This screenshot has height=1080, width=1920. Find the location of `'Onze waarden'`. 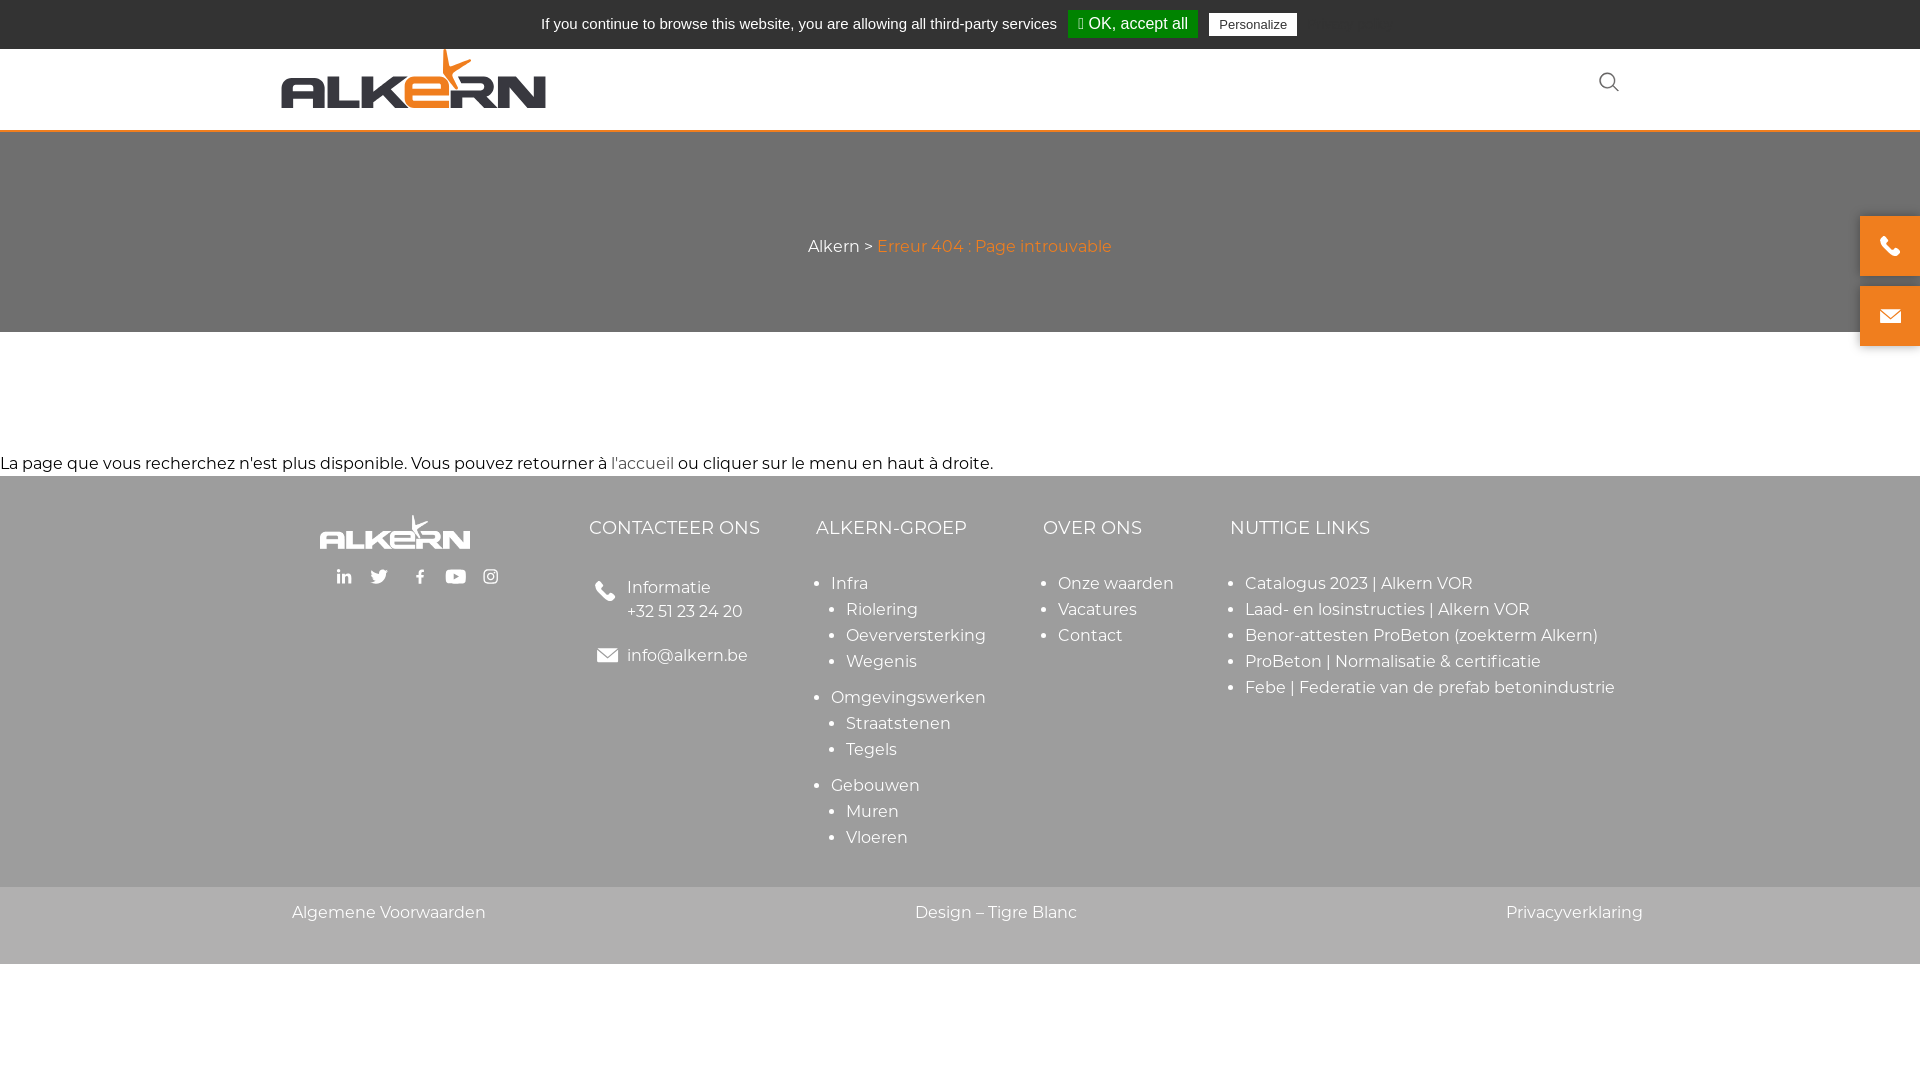

'Onze waarden' is located at coordinates (1115, 583).